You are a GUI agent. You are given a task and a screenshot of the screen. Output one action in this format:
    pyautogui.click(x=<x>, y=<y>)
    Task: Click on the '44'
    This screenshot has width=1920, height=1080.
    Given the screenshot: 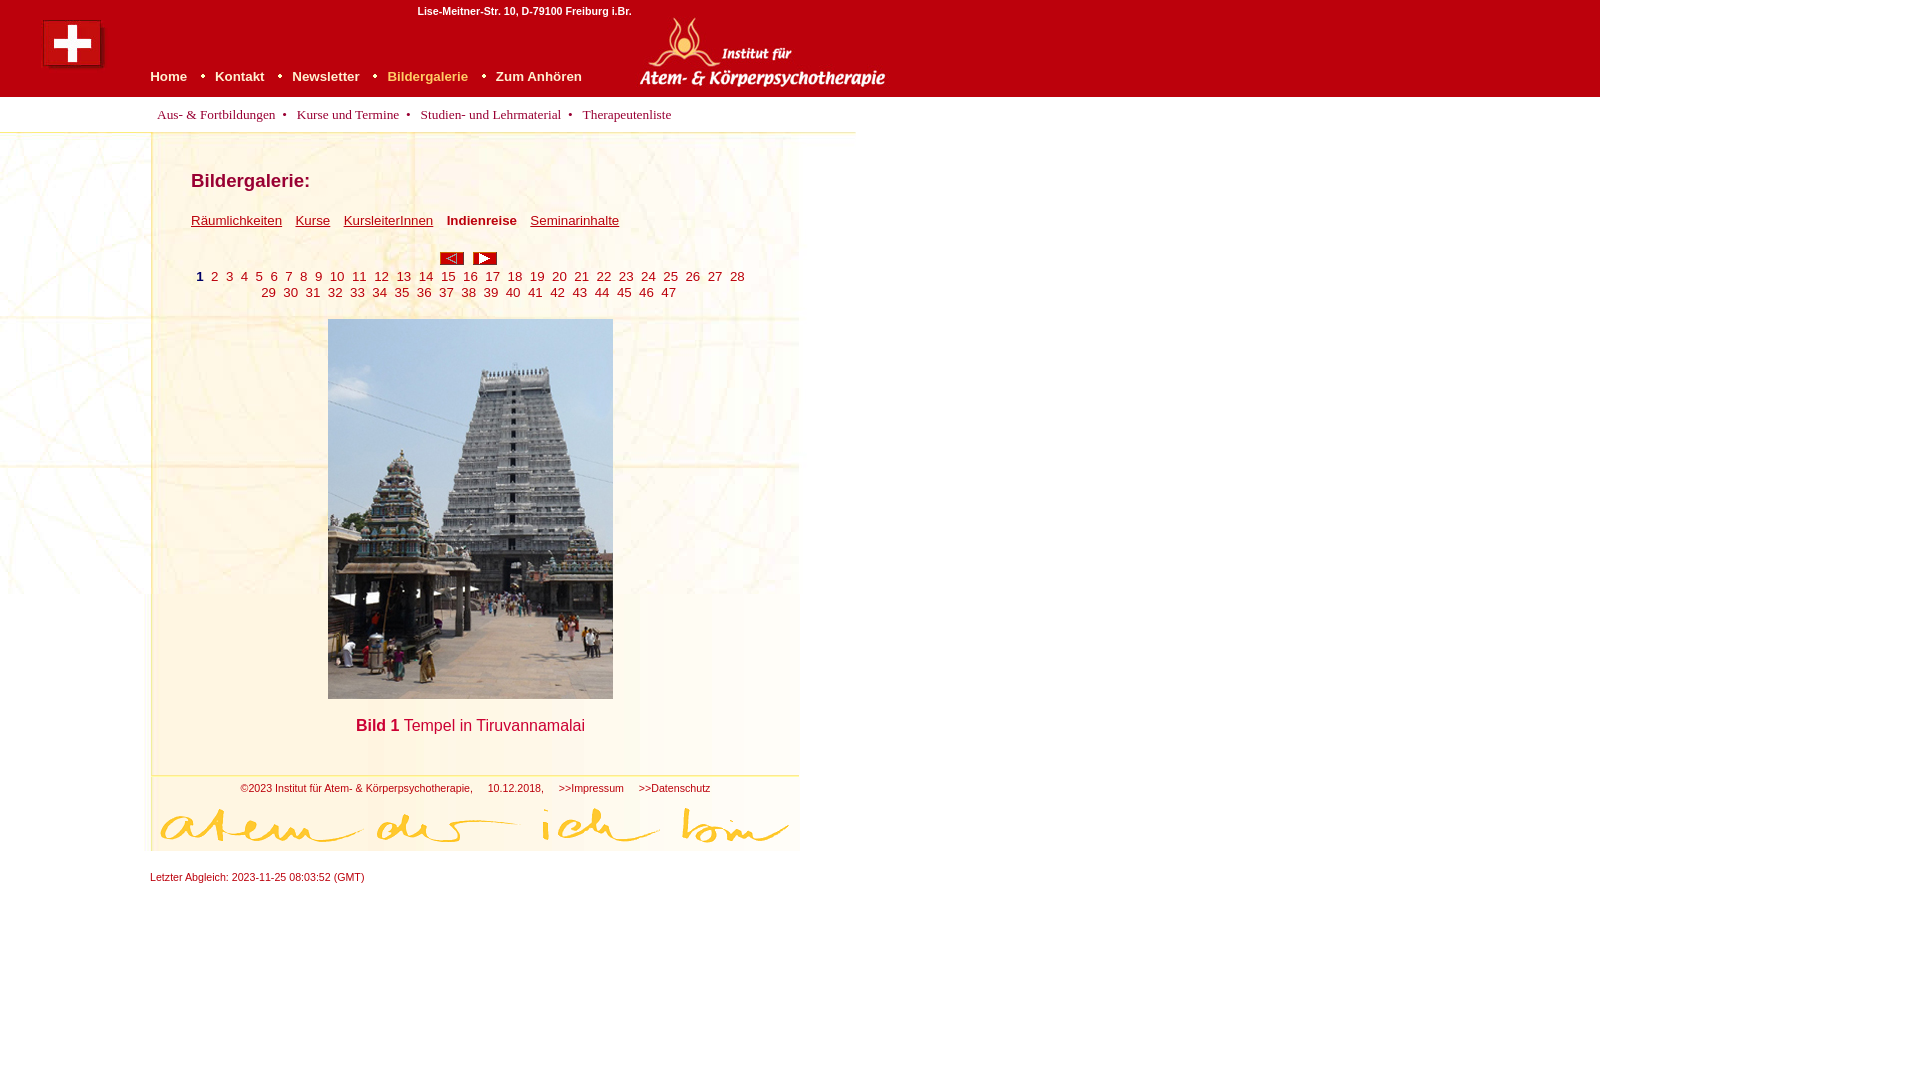 What is the action you would take?
    pyautogui.click(x=594, y=292)
    